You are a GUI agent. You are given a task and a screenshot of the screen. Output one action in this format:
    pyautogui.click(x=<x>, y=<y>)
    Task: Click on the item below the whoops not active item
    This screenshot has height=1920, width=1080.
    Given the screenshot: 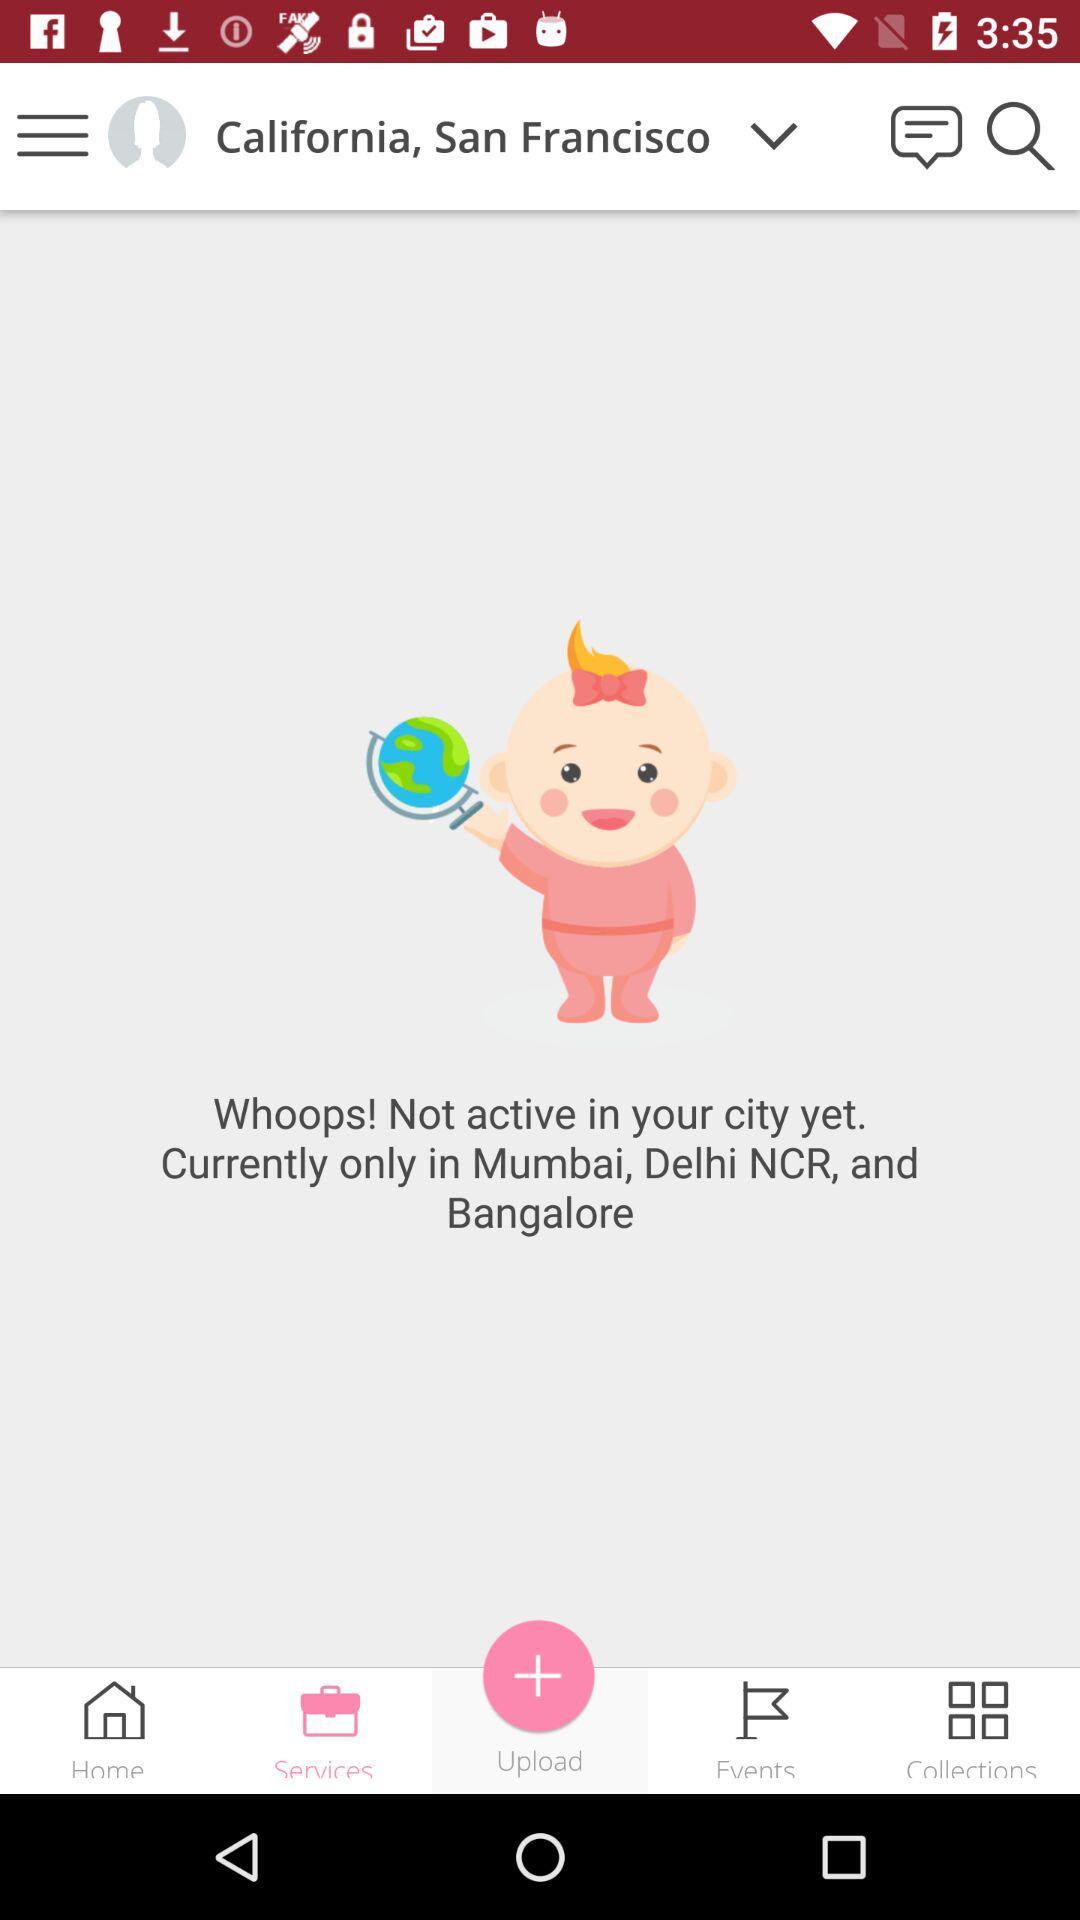 What is the action you would take?
    pyautogui.click(x=538, y=1676)
    